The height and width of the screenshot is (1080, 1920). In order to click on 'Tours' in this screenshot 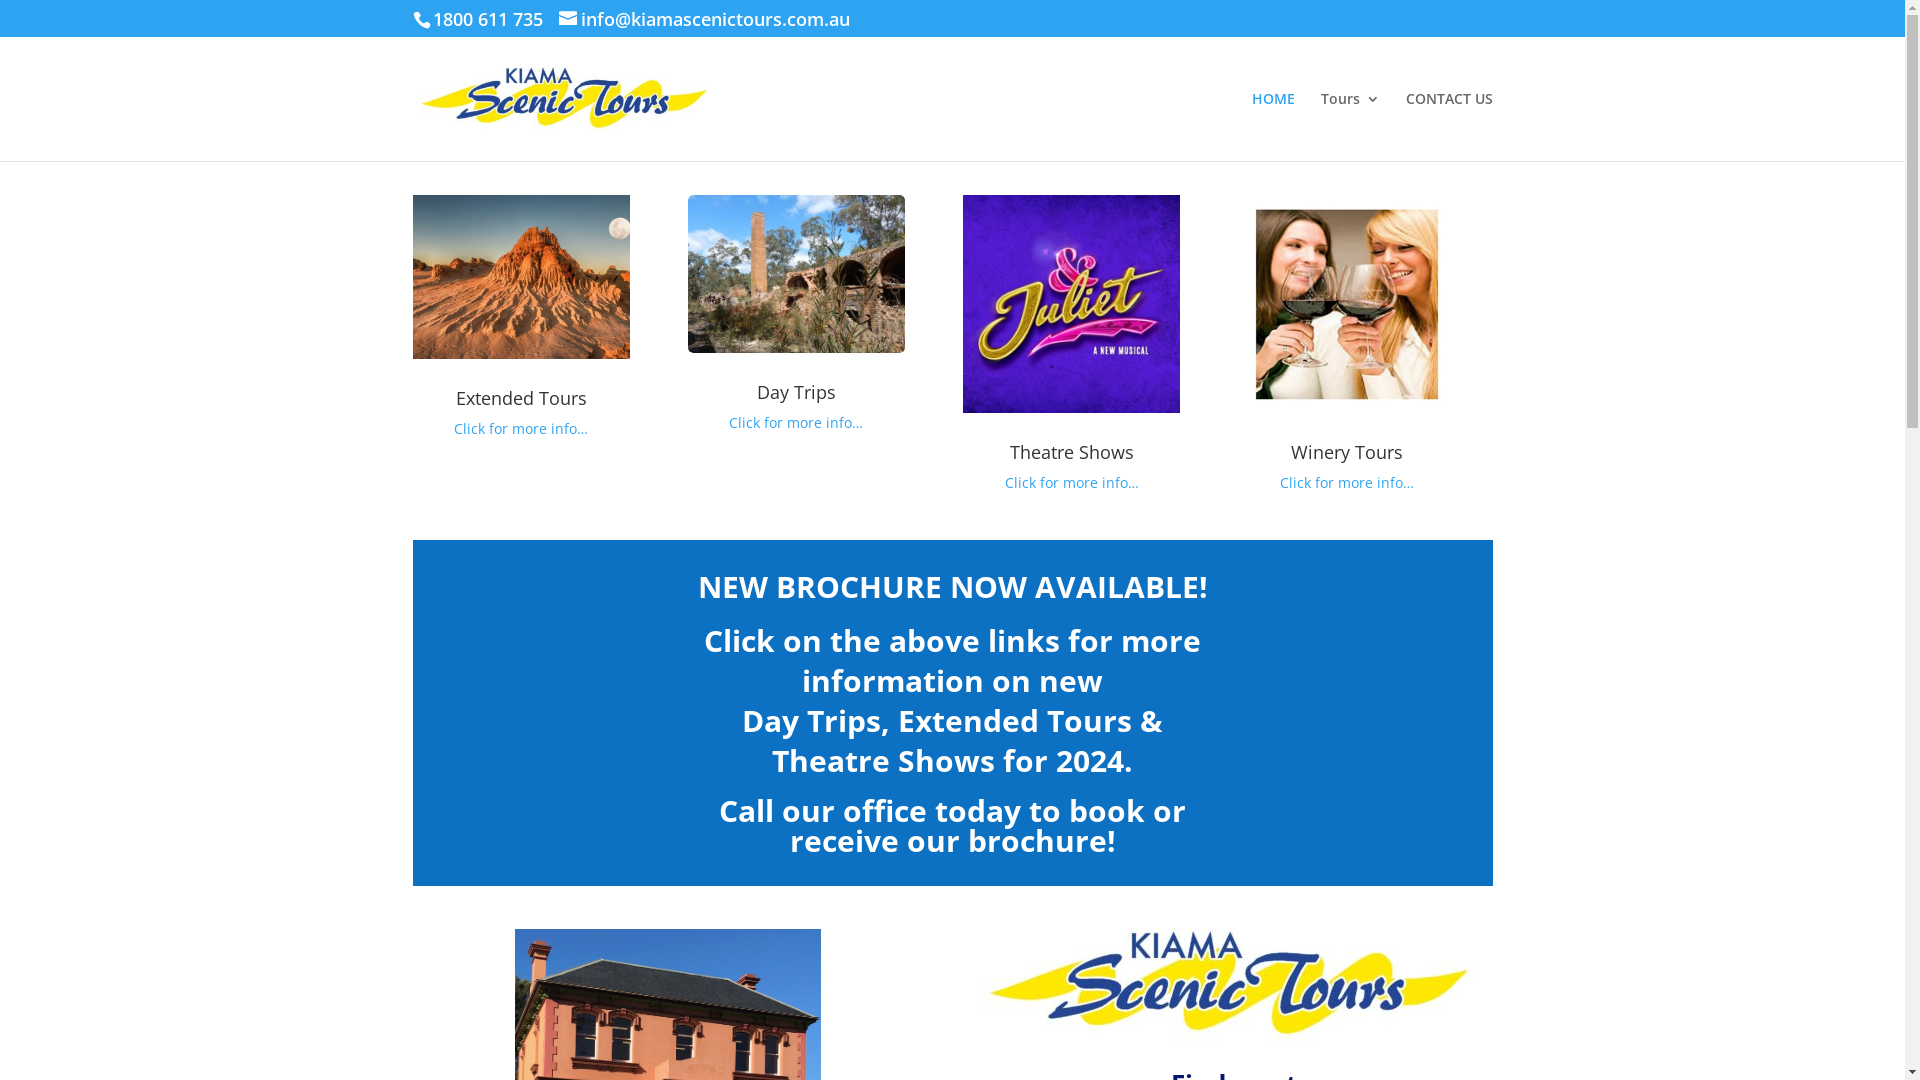, I will do `click(1320, 126)`.